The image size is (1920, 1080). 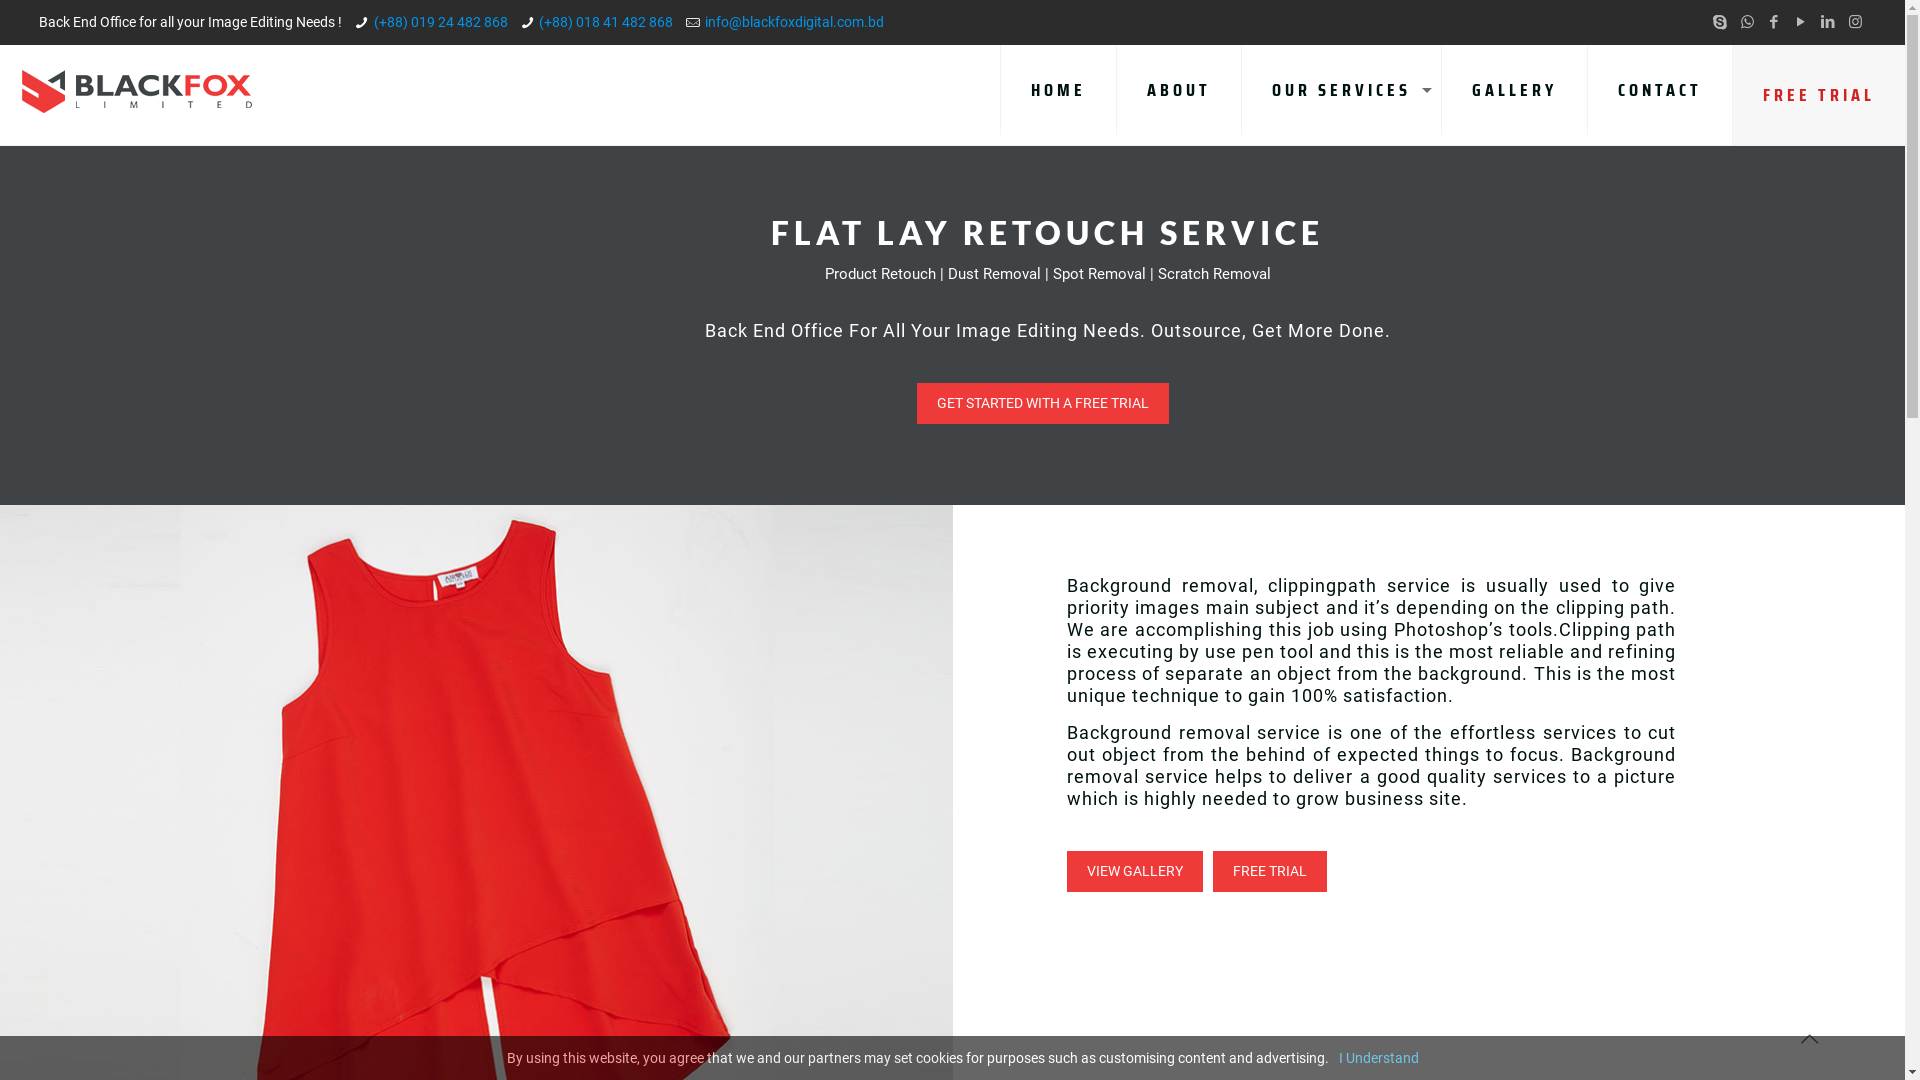 What do you see at coordinates (1719, 22) in the screenshot?
I see `'Skype'` at bounding box center [1719, 22].